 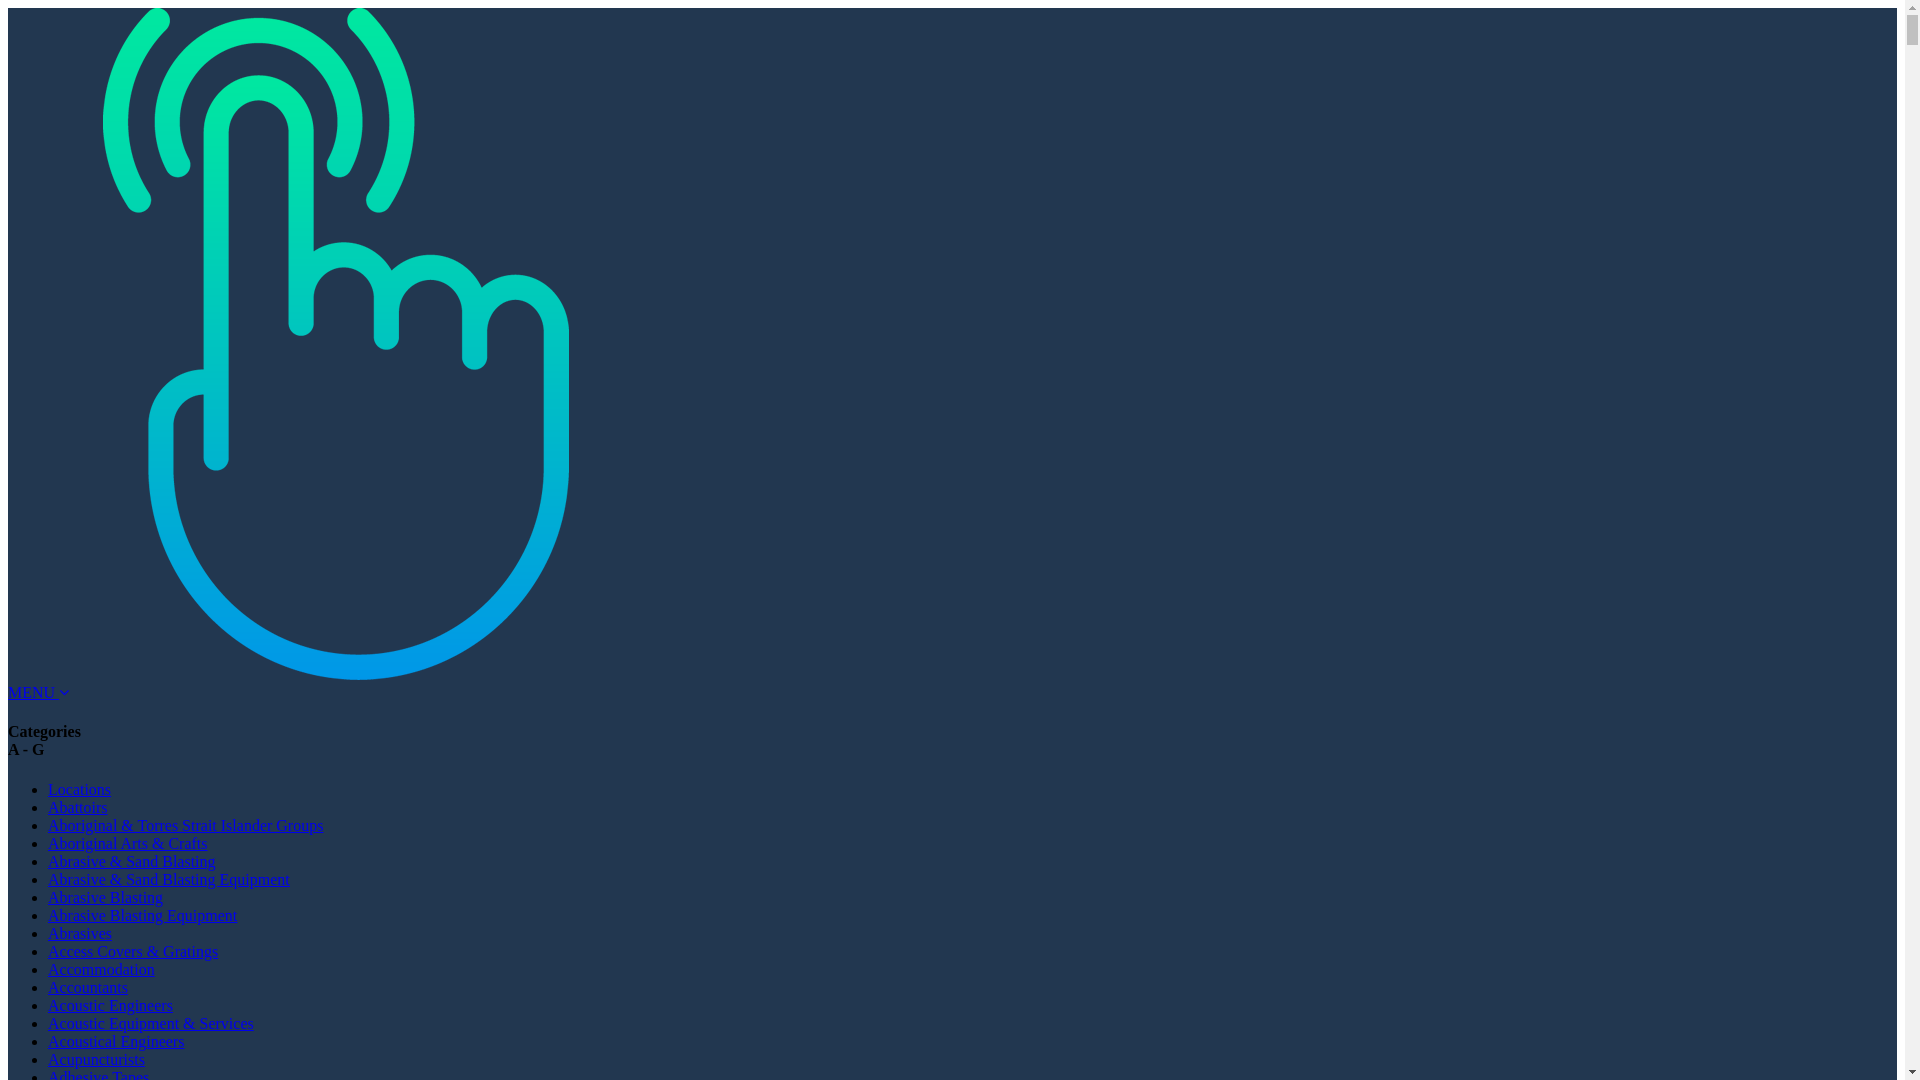 What do you see at coordinates (48, 1005) in the screenshot?
I see `'Acoustic Engineers'` at bounding box center [48, 1005].